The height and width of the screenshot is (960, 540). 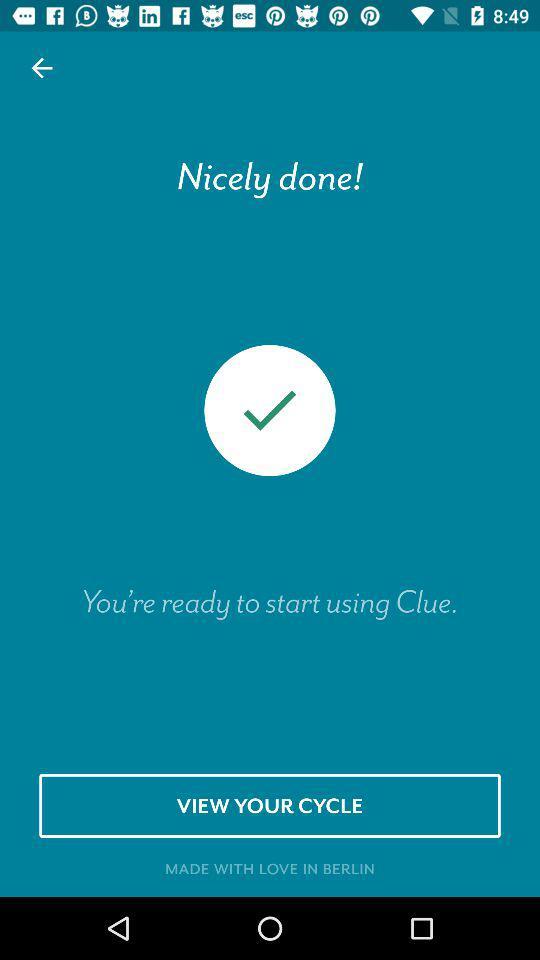 I want to click on go back, so click(x=42, y=68).